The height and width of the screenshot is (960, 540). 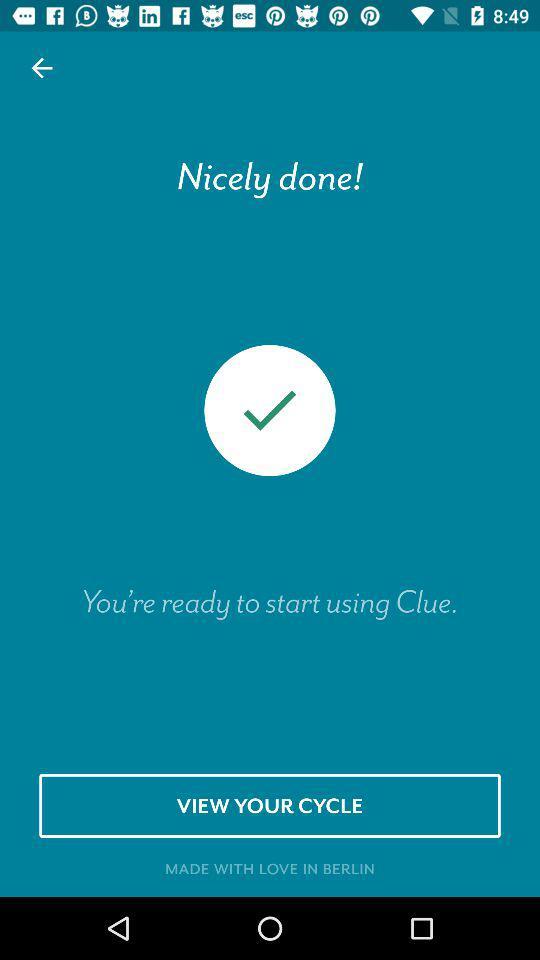 I want to click on go back, so click(x=42, y=68).